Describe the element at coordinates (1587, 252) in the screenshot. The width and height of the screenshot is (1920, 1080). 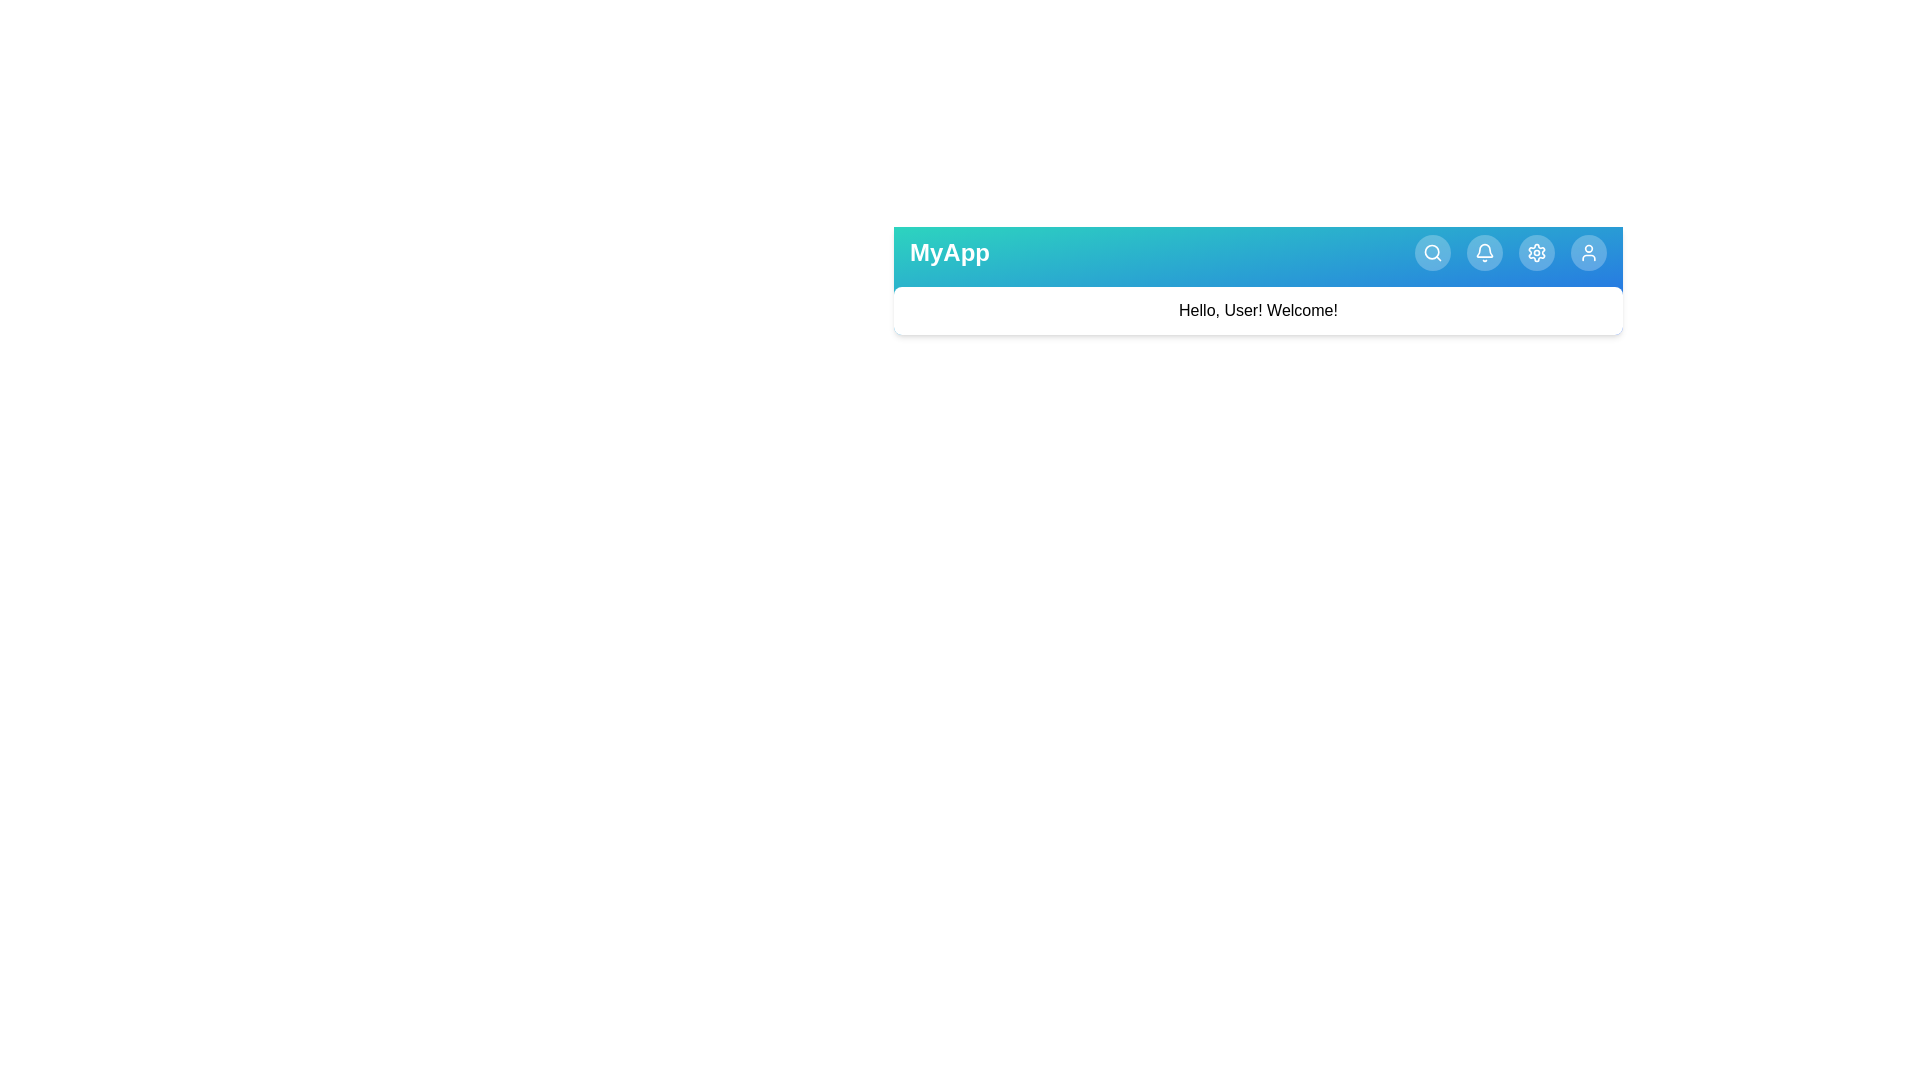
I see `the user profile button` at that location.